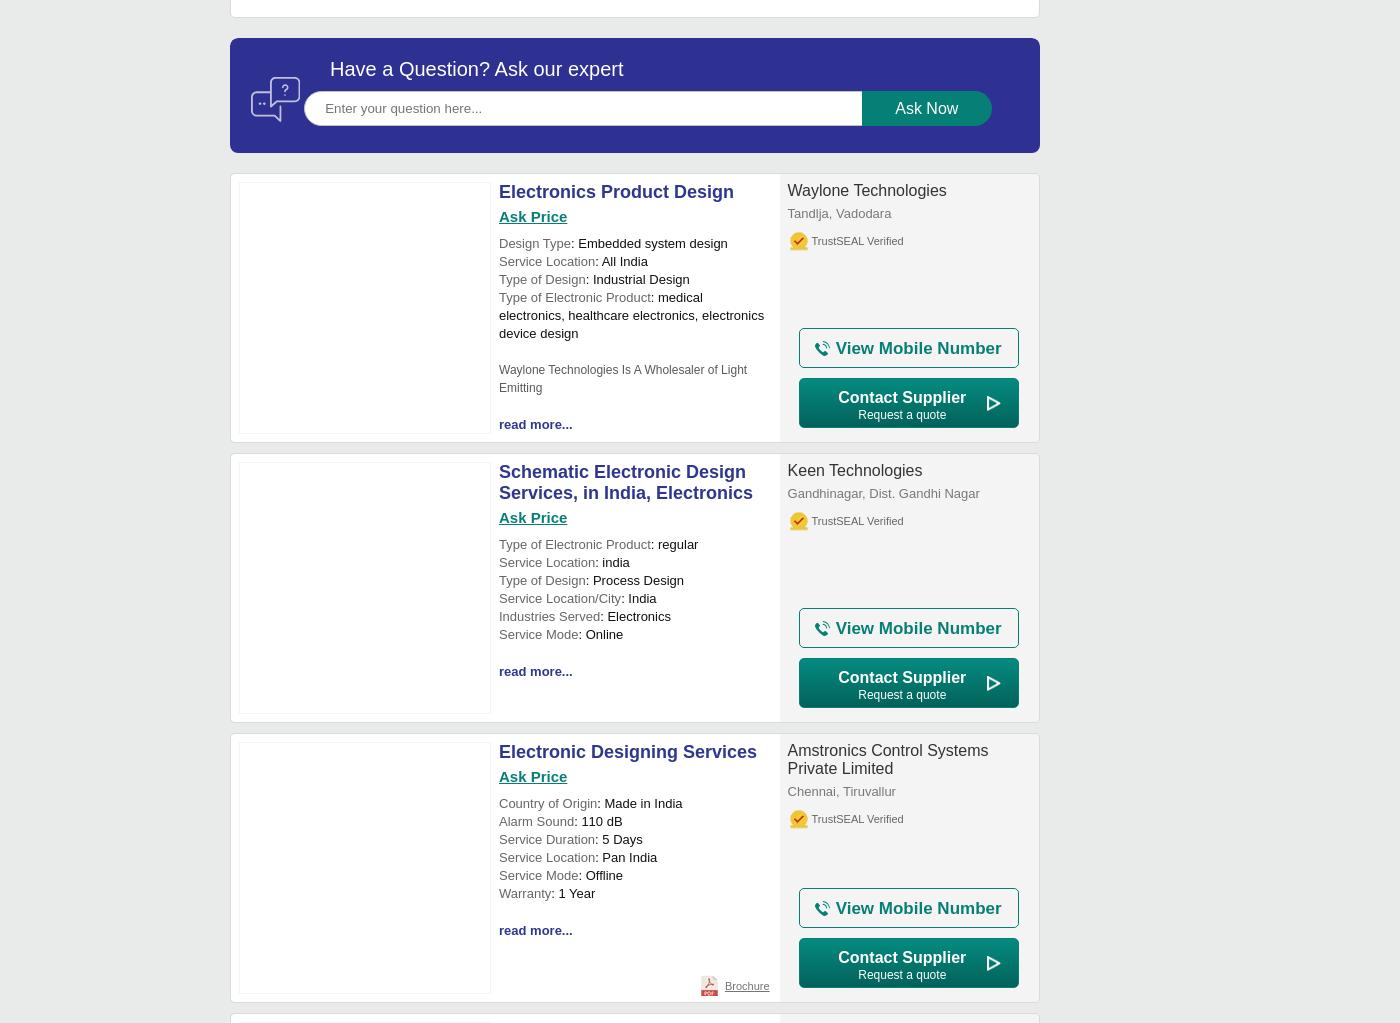 Image resolution: width=1400 pixels, height=1023 pixels. Describe the element at coordinates (574, 821) in the screenshot. I see `':  110 dB'` at that location.